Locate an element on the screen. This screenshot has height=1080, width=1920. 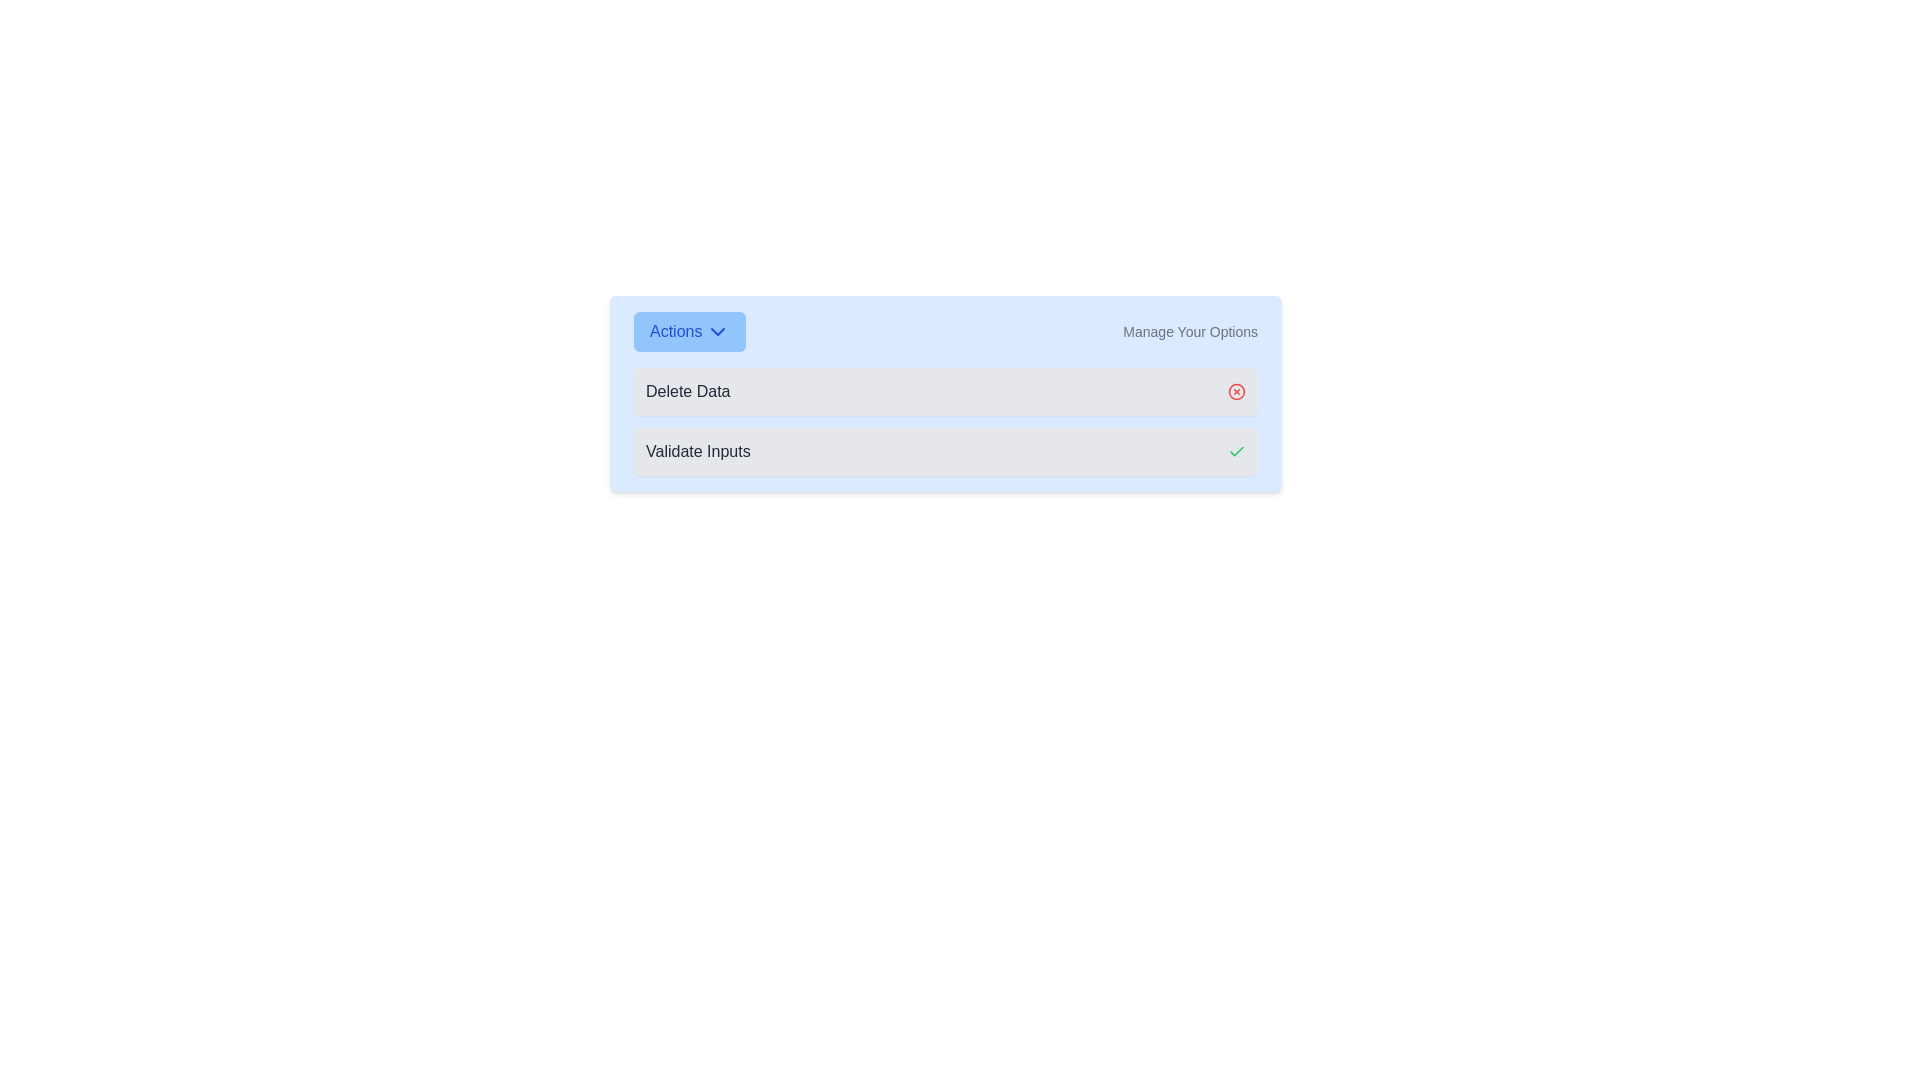
the icons in the Action Selector Panel titled 'Actions Manage Your Options' is located at coordinates (944, 420).